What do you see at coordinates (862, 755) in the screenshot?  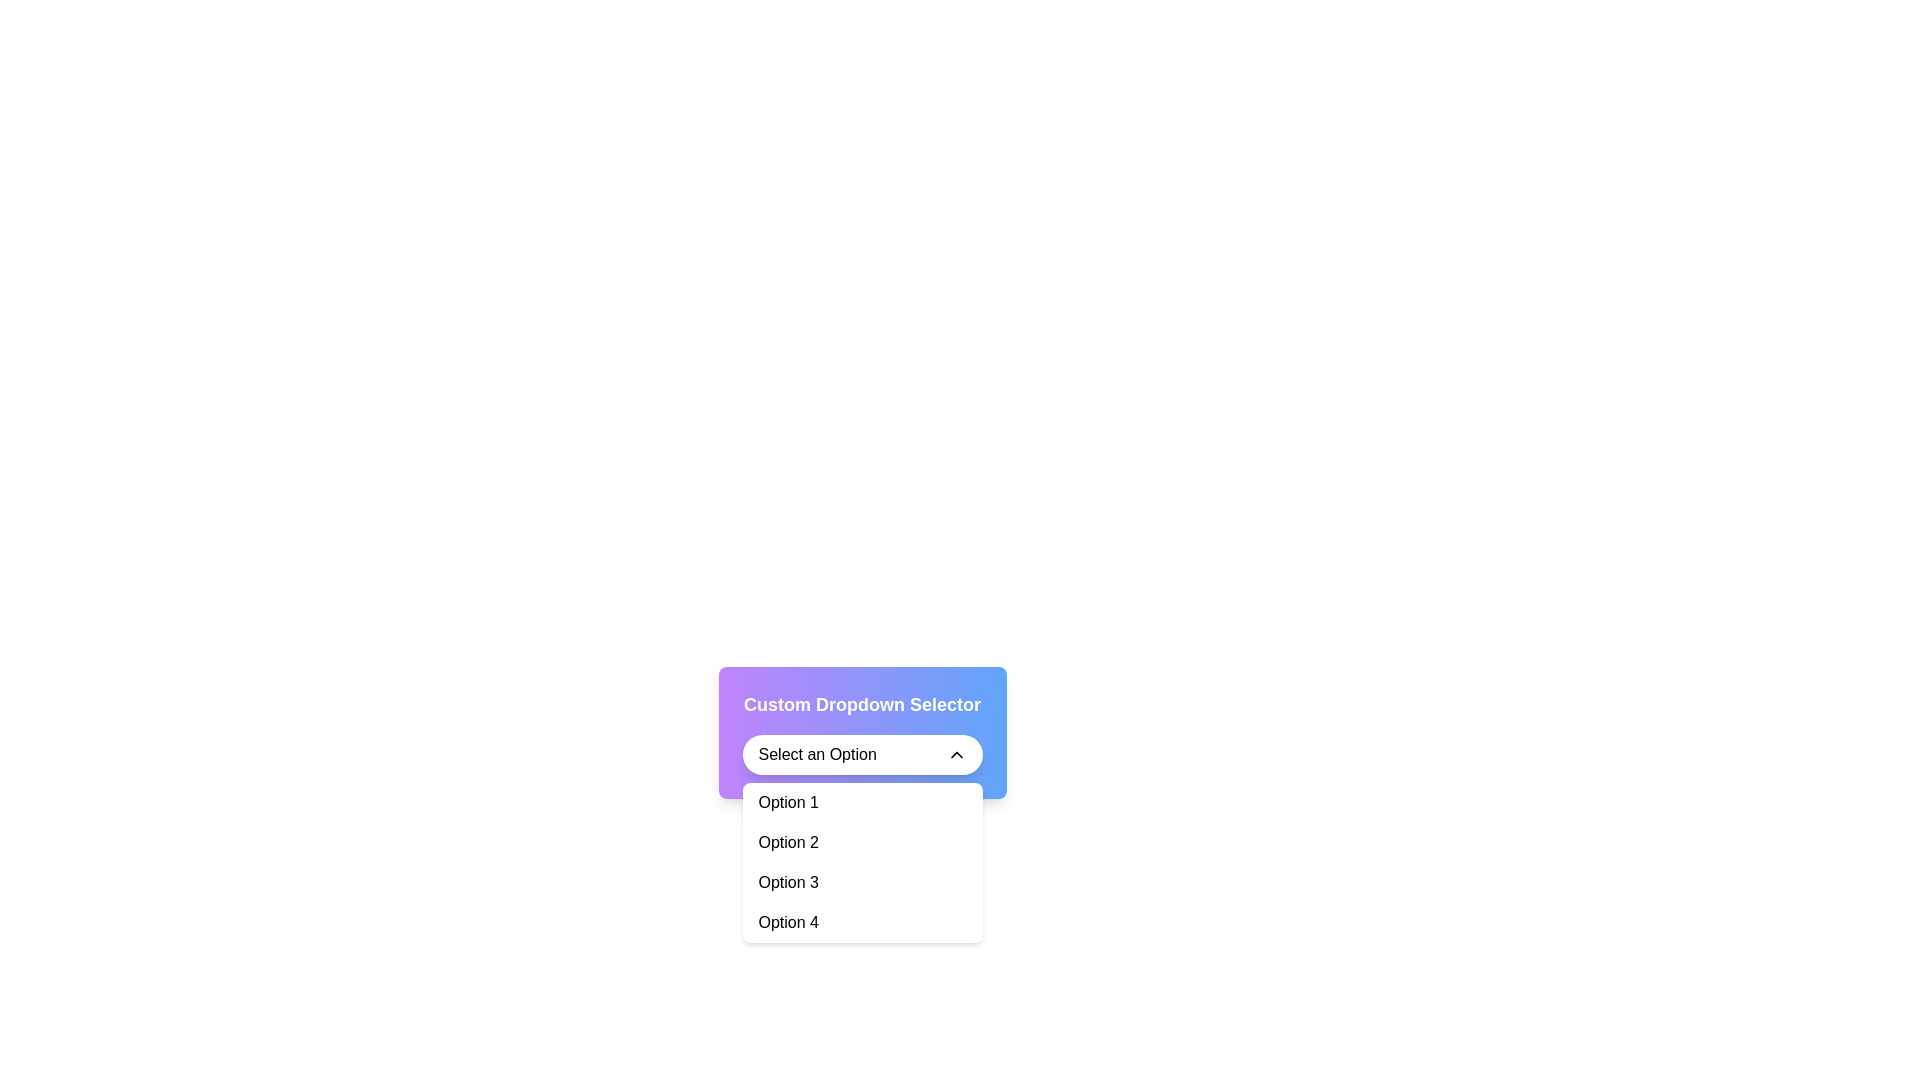 I see `the dropdown menu labeled 'Select an Option'` at bounding box center [862, 755].